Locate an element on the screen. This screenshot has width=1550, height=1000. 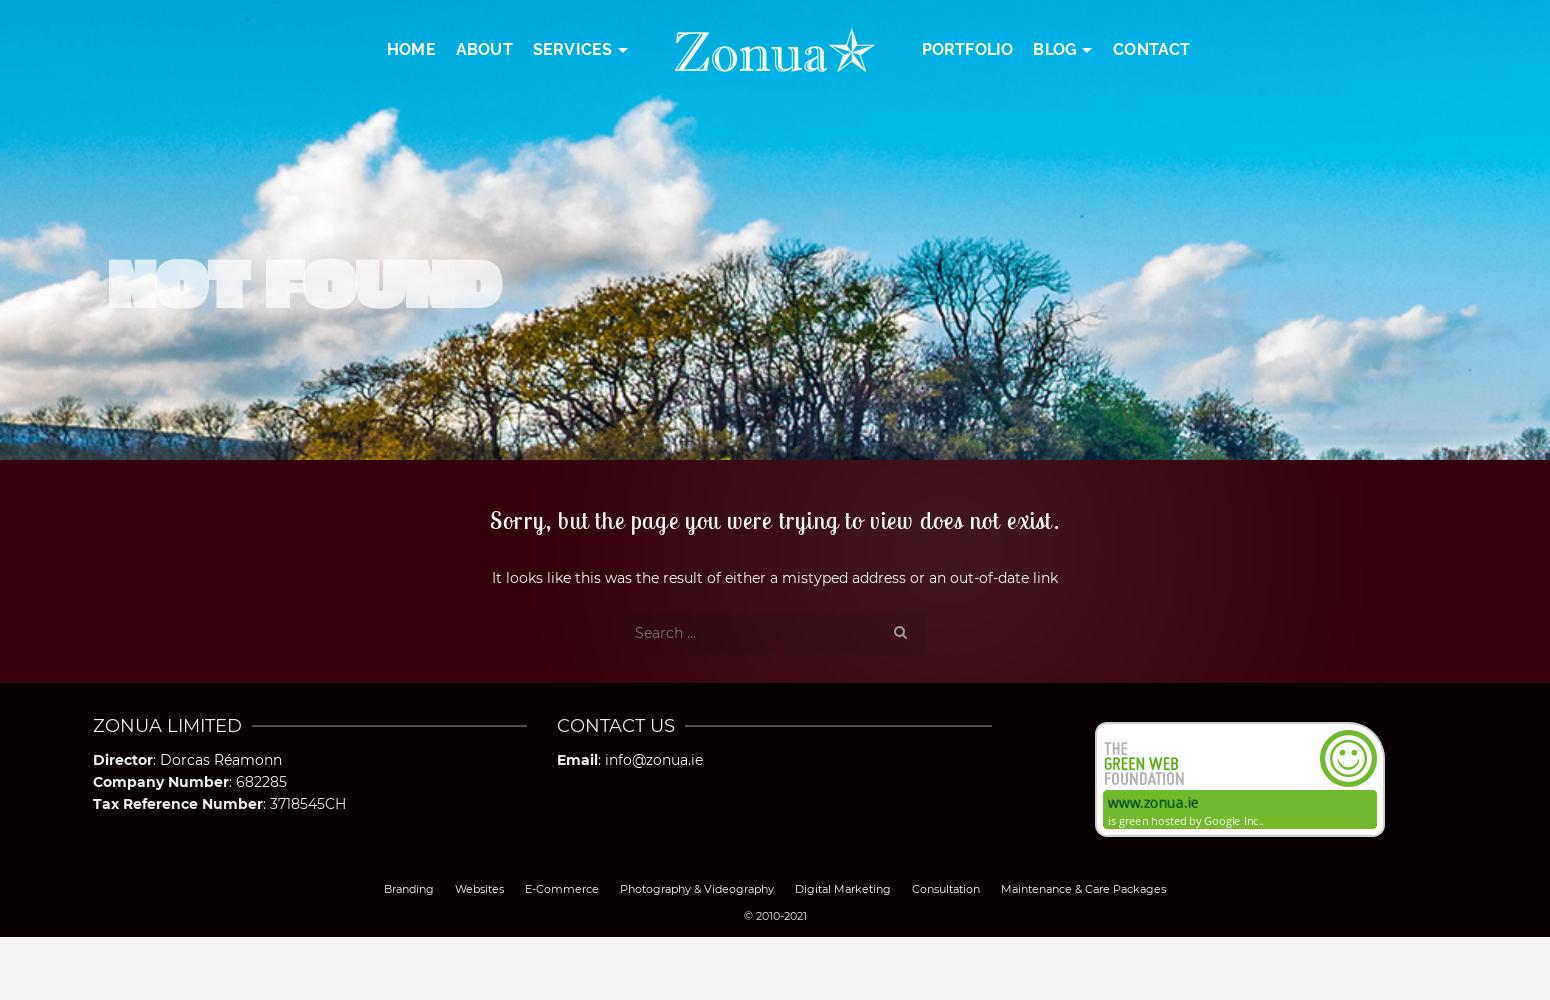
'It looks like this was the result of either a mistyped address or an out-of-date link' is located at coordinates (775, 577).